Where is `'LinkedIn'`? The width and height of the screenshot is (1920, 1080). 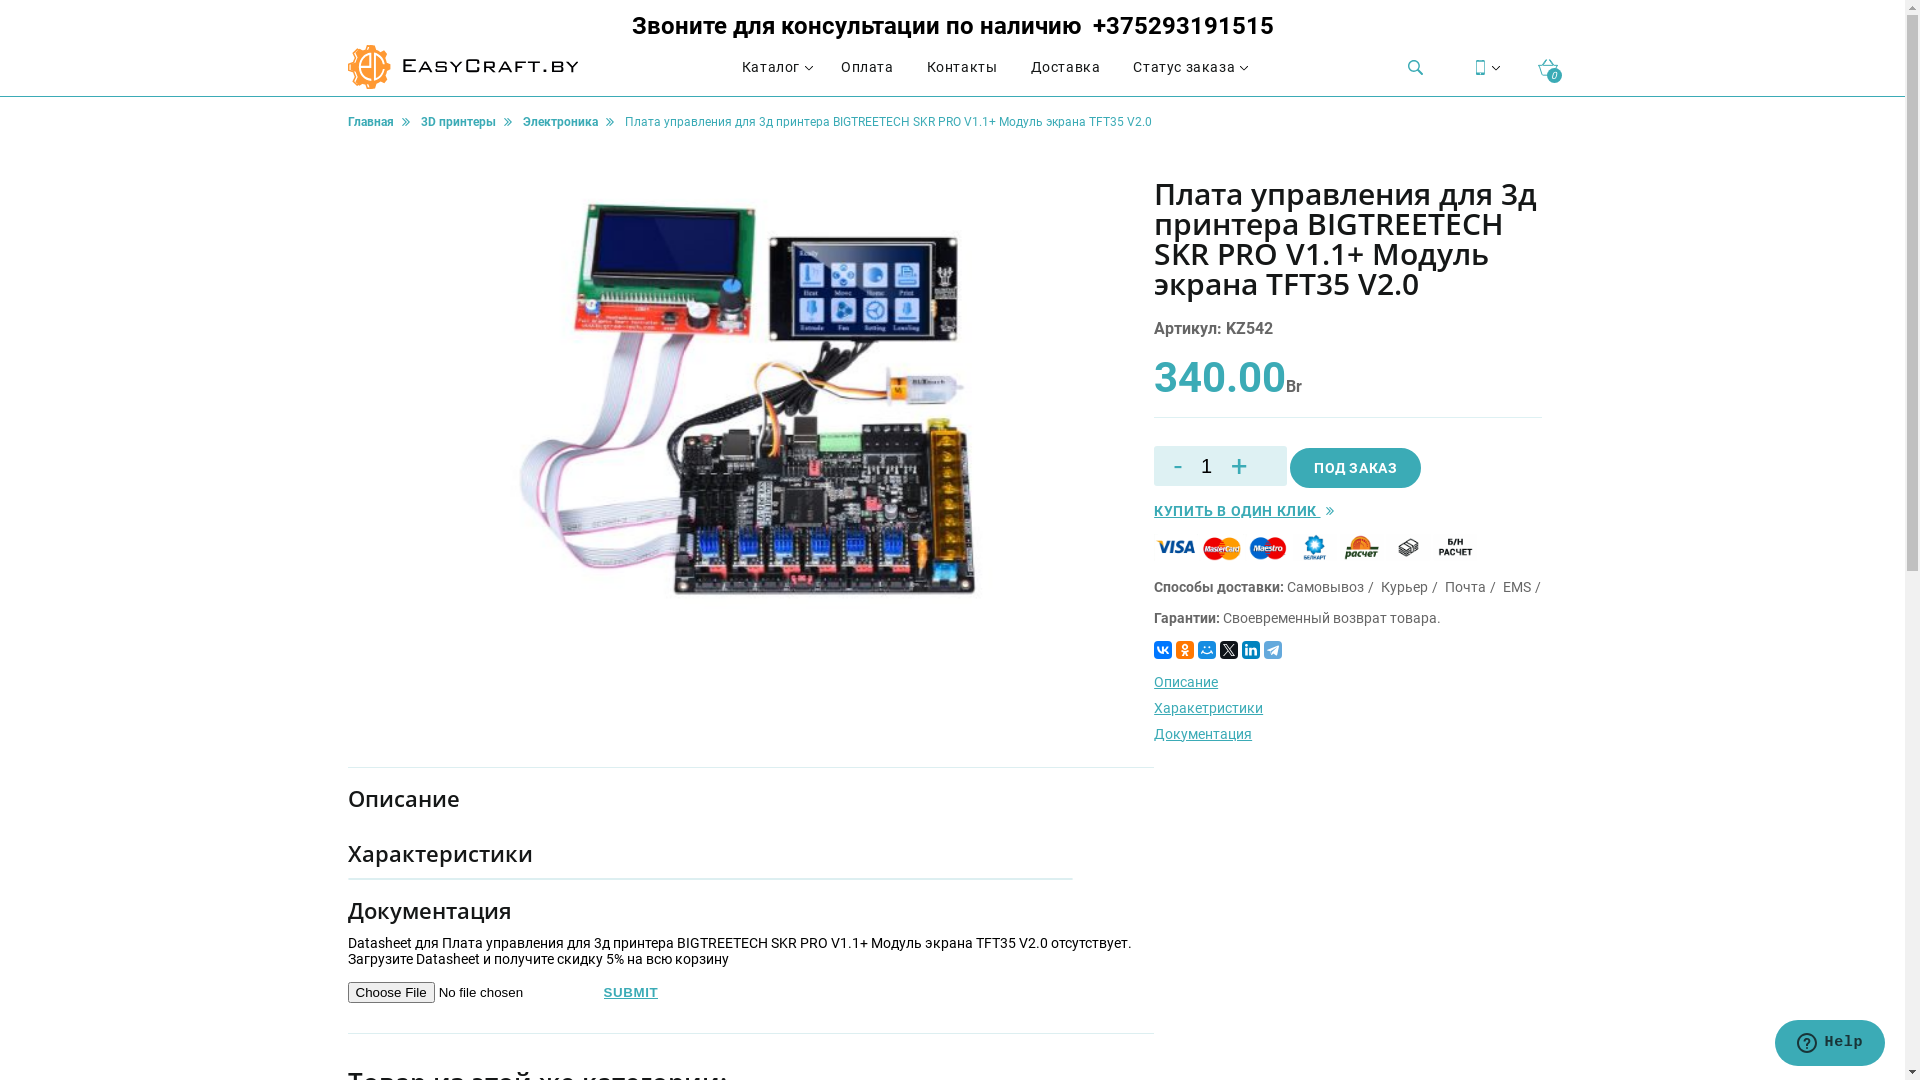
'LinkedIn' is located at coordinates (1241, 650).